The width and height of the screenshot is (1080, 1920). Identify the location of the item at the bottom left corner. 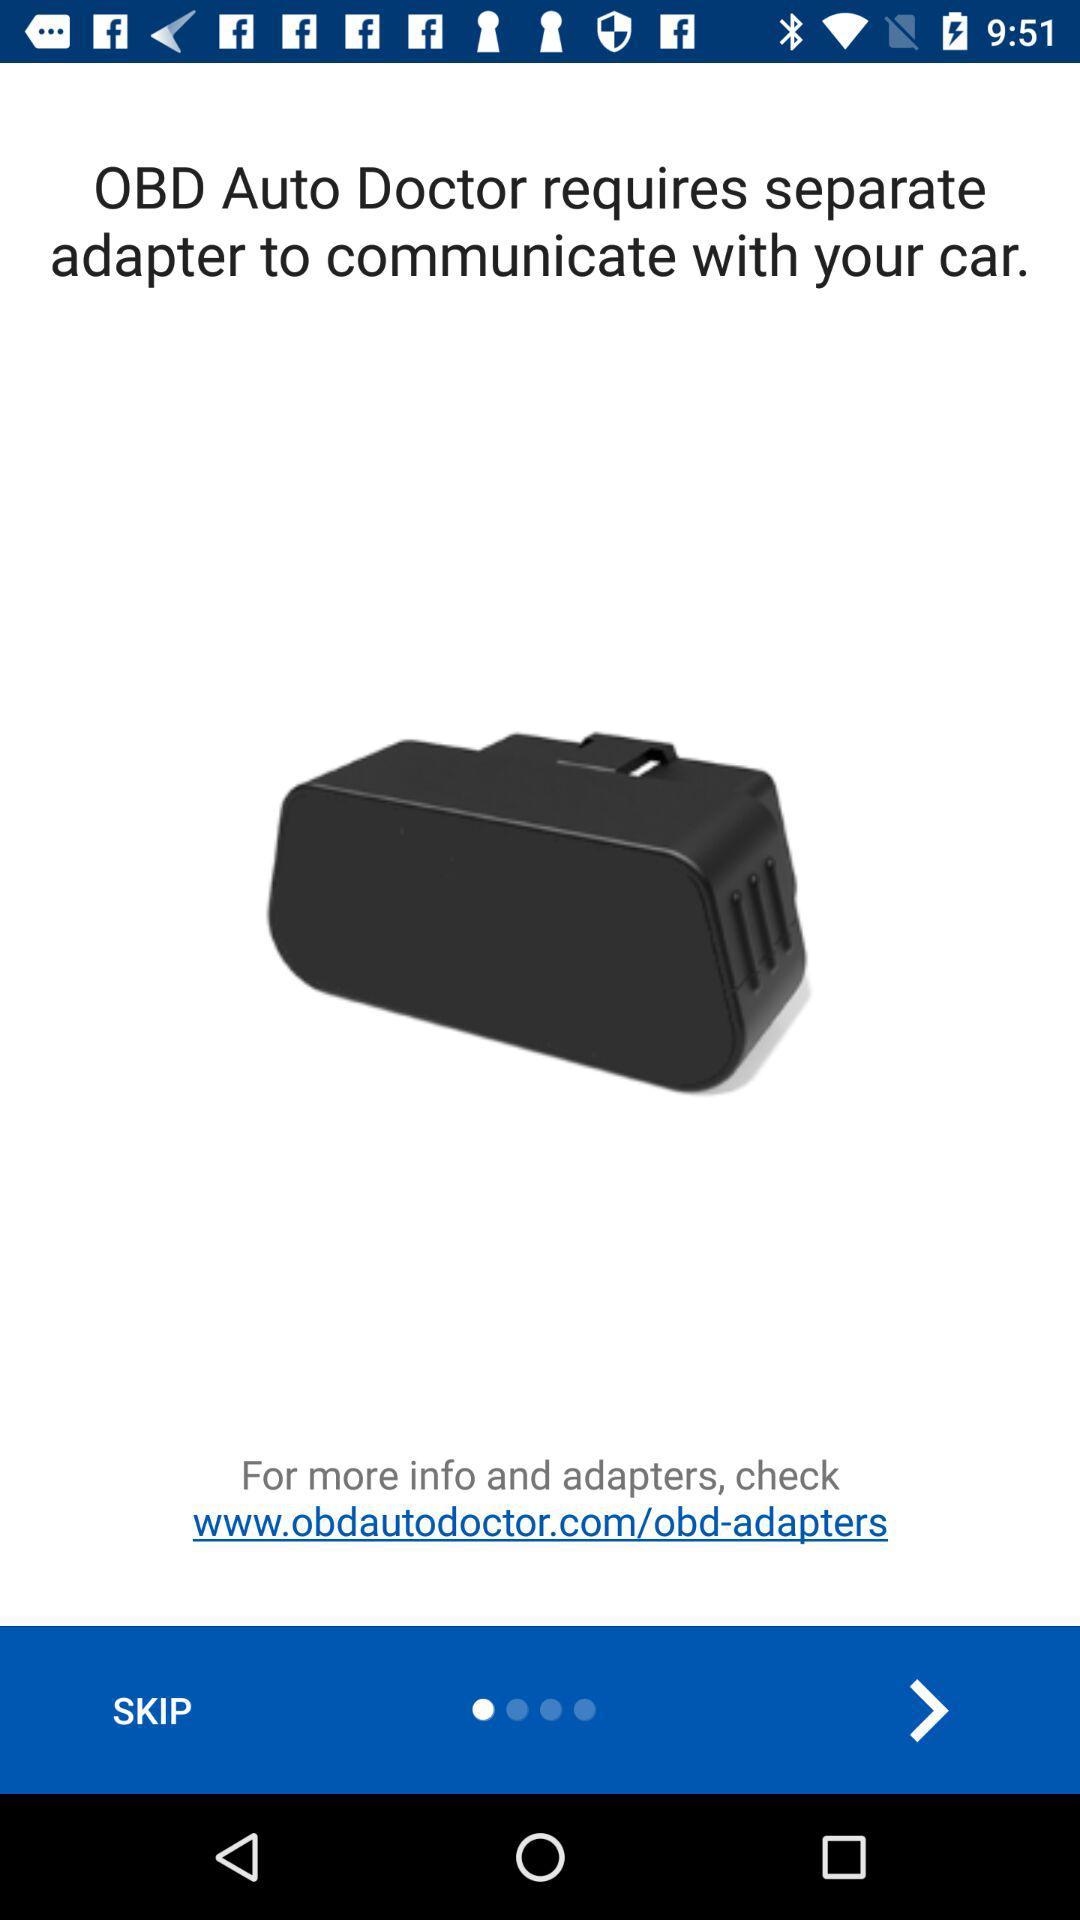
(151, 1709).